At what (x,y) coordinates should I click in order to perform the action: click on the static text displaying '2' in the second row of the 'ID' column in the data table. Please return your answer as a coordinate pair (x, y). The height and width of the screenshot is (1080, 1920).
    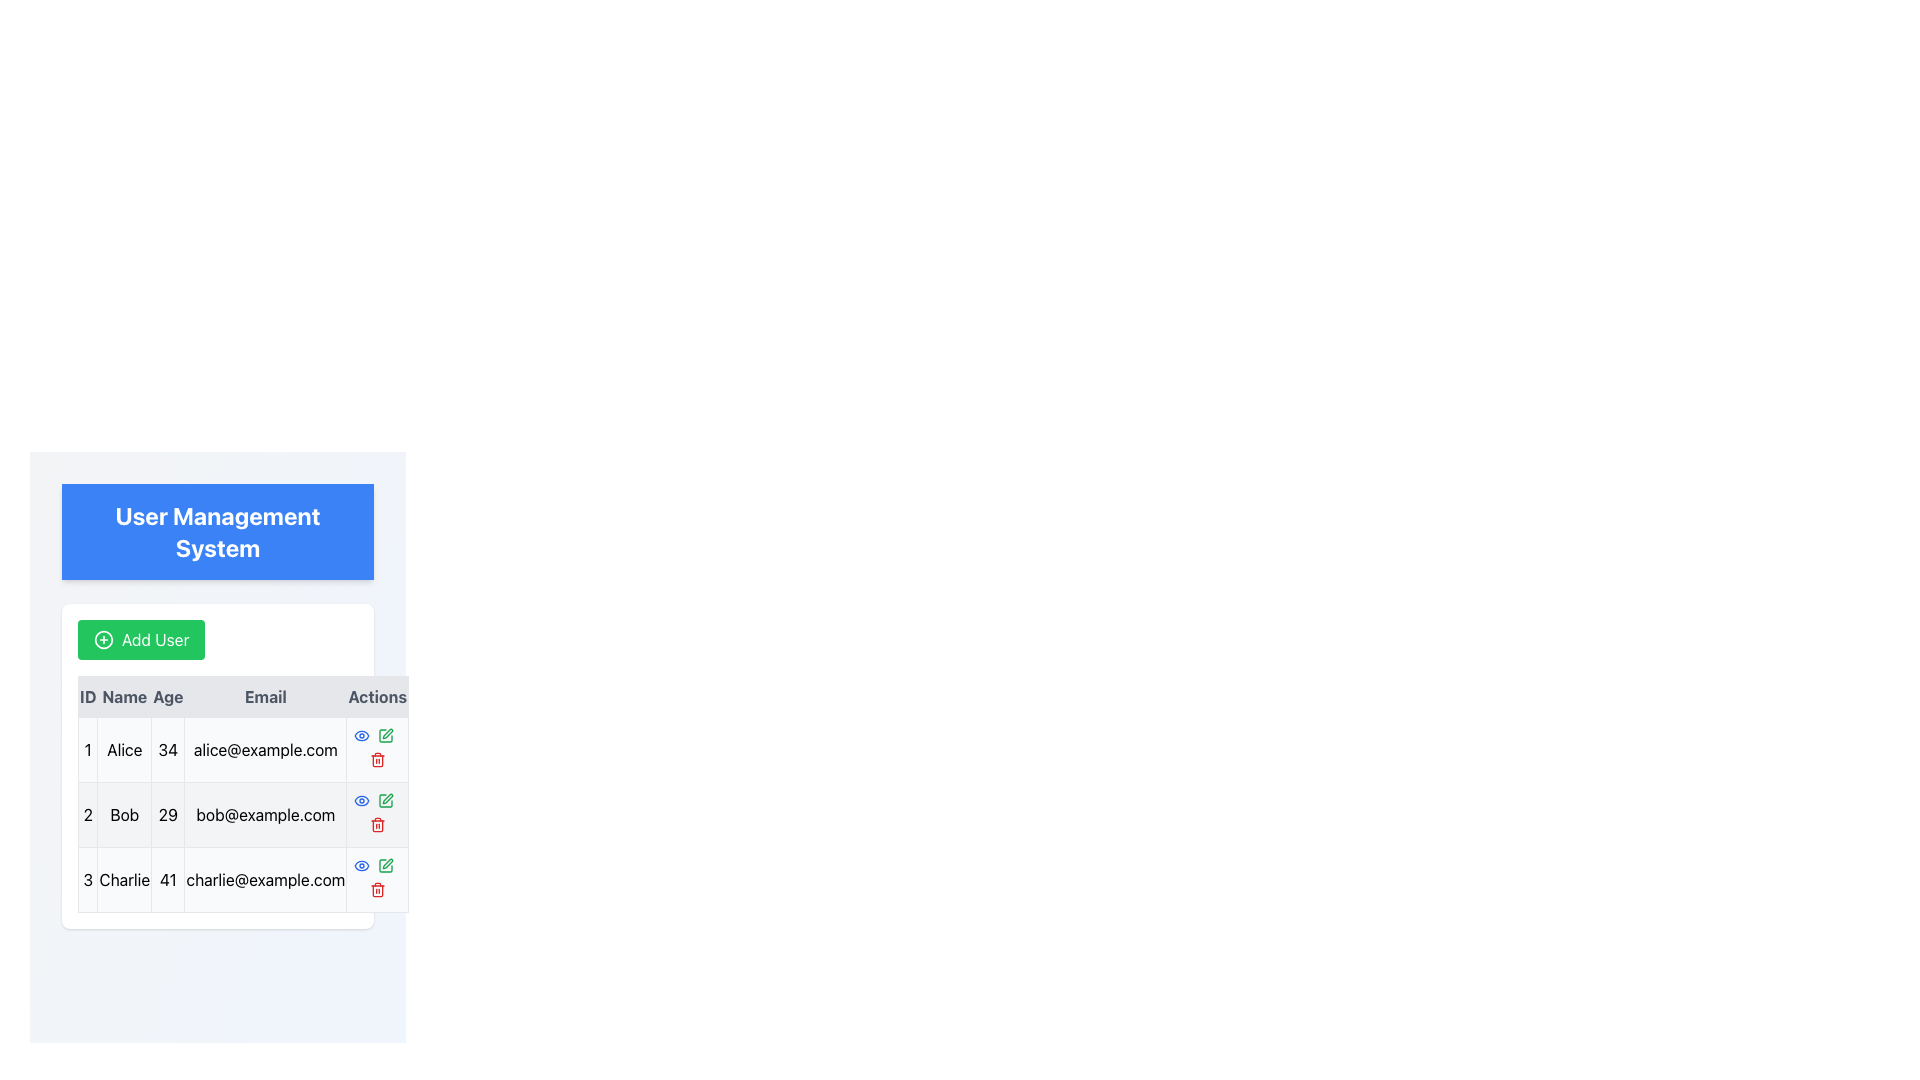
    Looking at the image, I should click on (87, 814).